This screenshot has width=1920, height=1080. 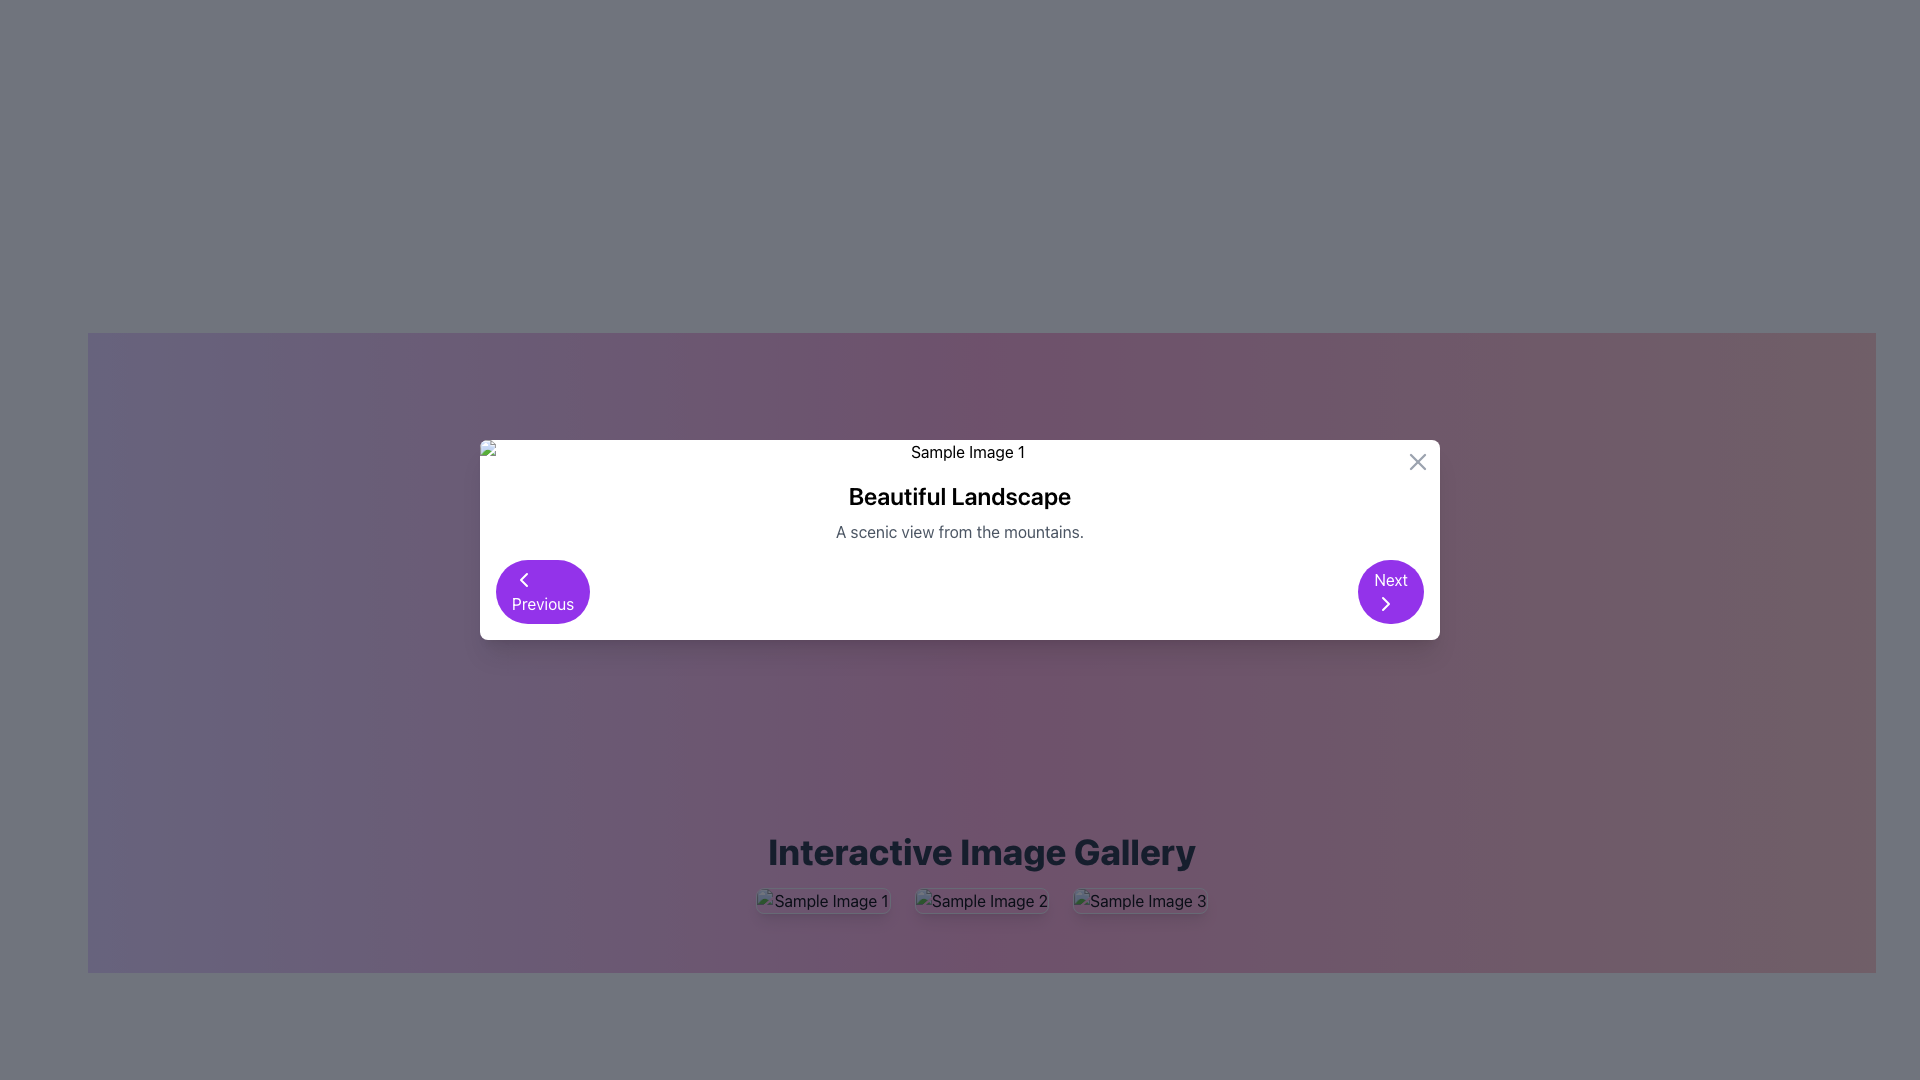 What do you see at coordinates (1390, 590) in the screenshot?
I see `the 'Next' button located at the bottom-right corner of the navigation group` at bounding box center [1390, 590].